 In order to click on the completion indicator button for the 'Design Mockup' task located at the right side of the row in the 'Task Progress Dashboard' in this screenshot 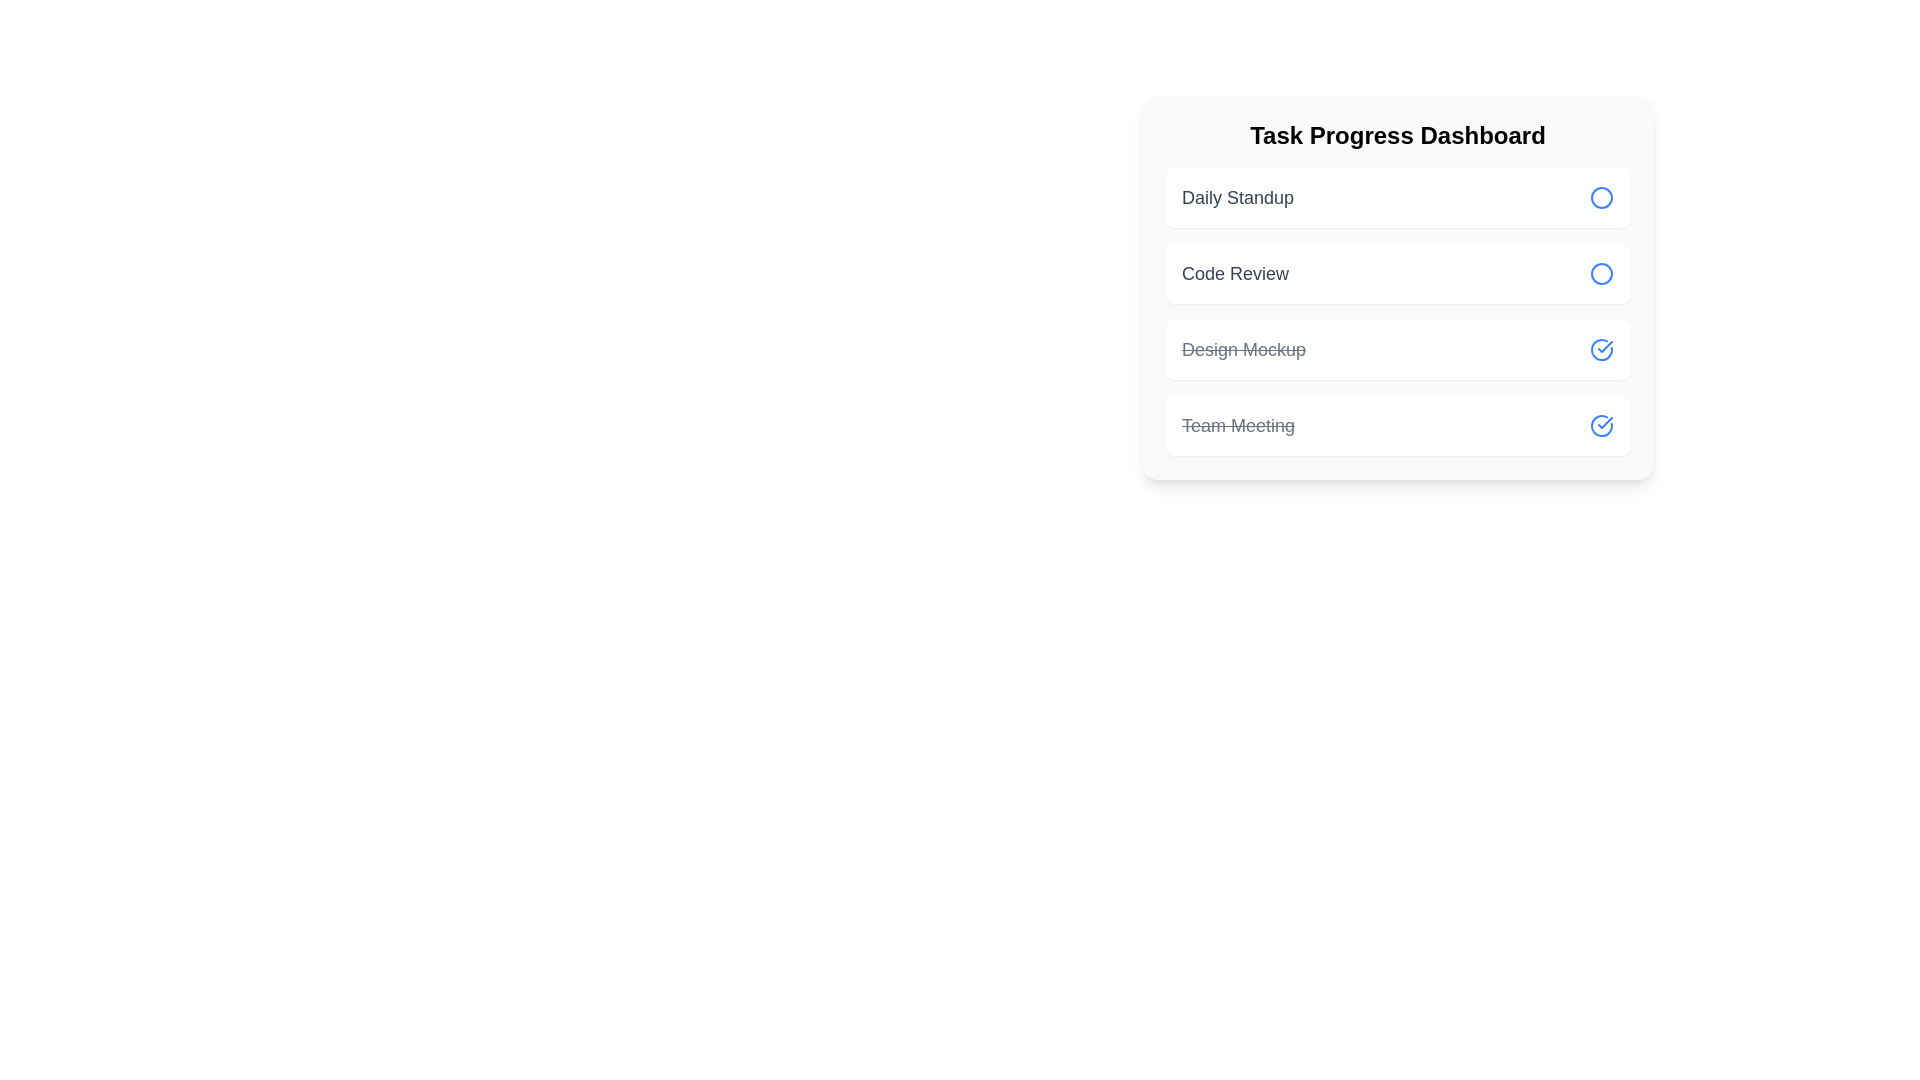, I will do `click(1602, 349)`.